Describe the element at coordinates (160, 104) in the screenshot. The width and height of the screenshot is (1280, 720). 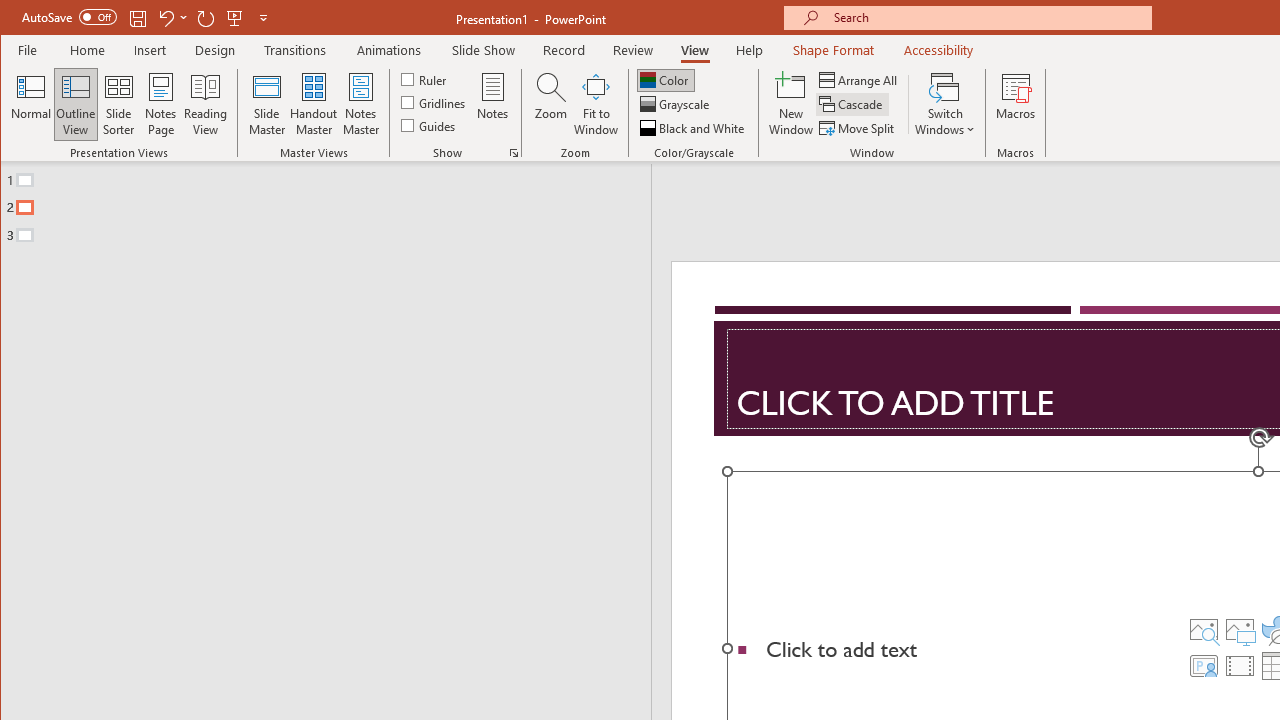
I see `'Notes Page'` at that location.